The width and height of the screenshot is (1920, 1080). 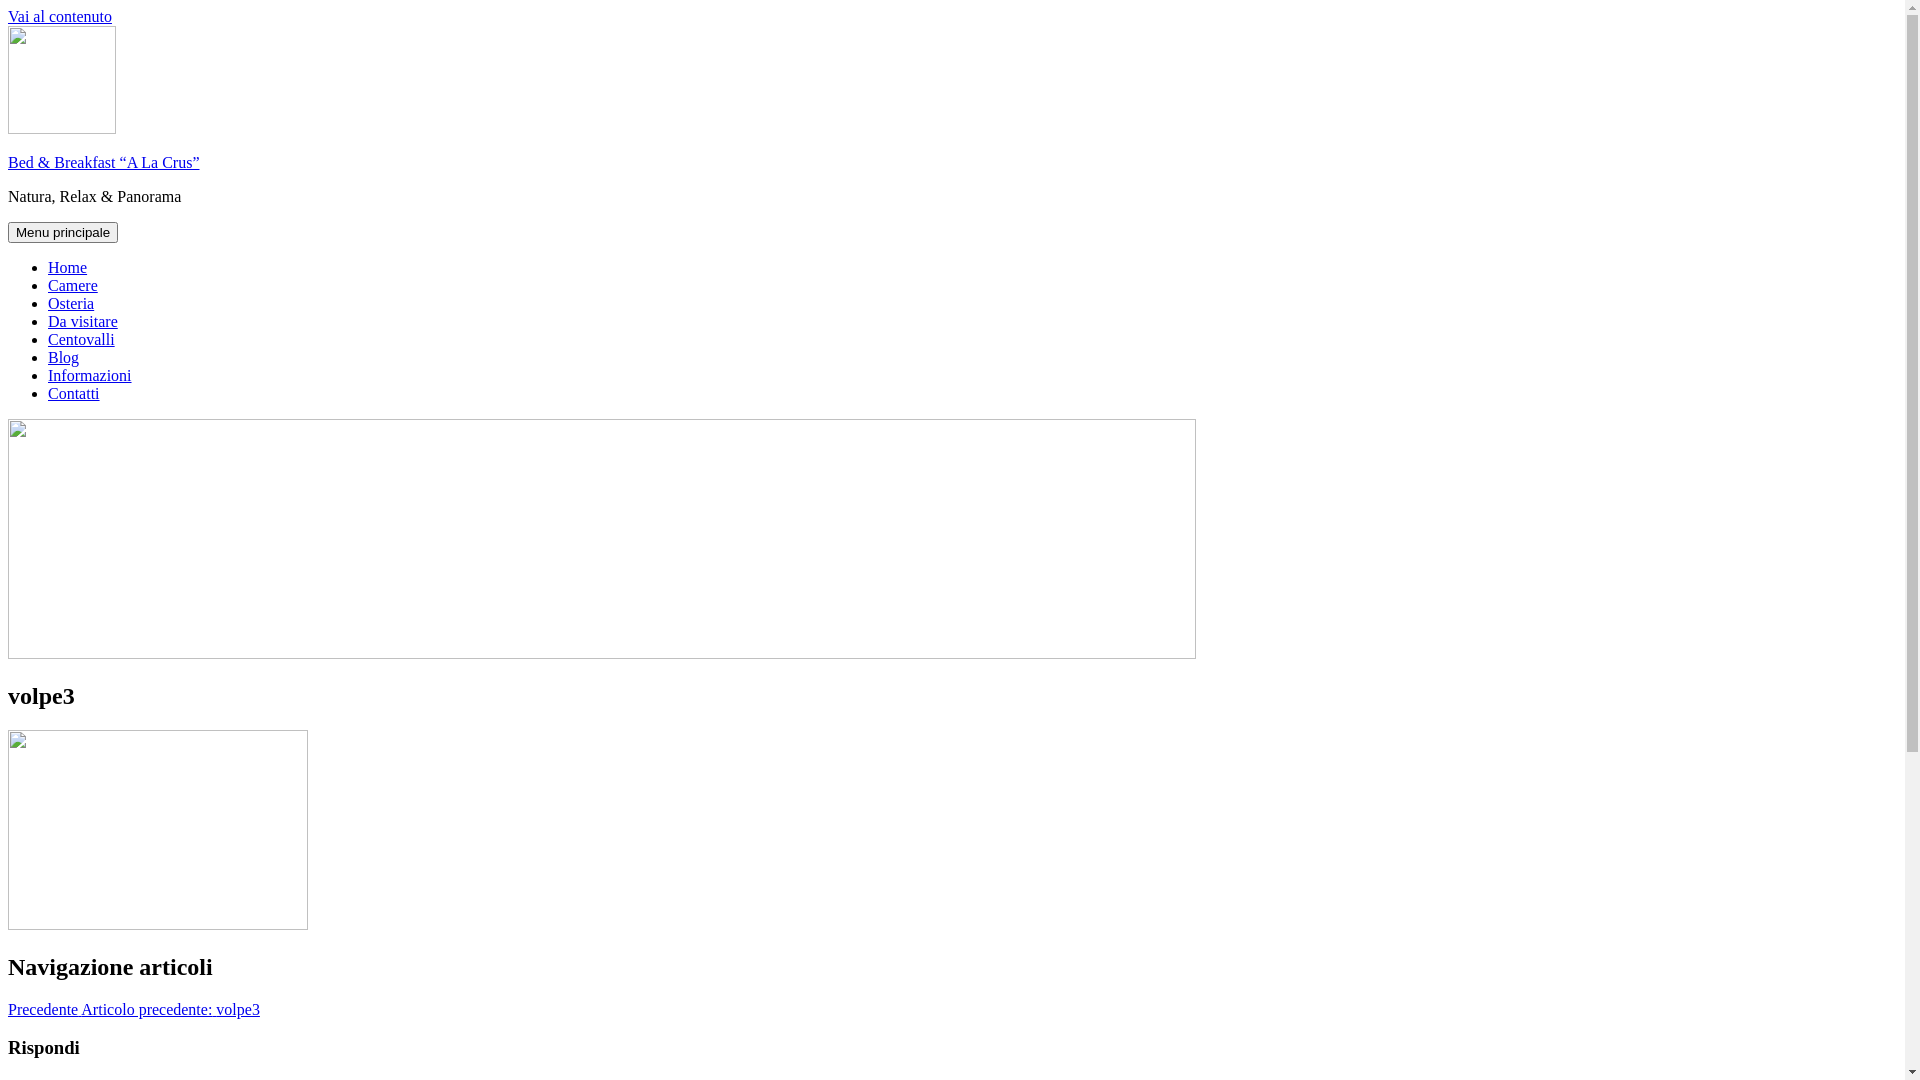 I want to click on 'Centovalli', so click(x=48, y=338).